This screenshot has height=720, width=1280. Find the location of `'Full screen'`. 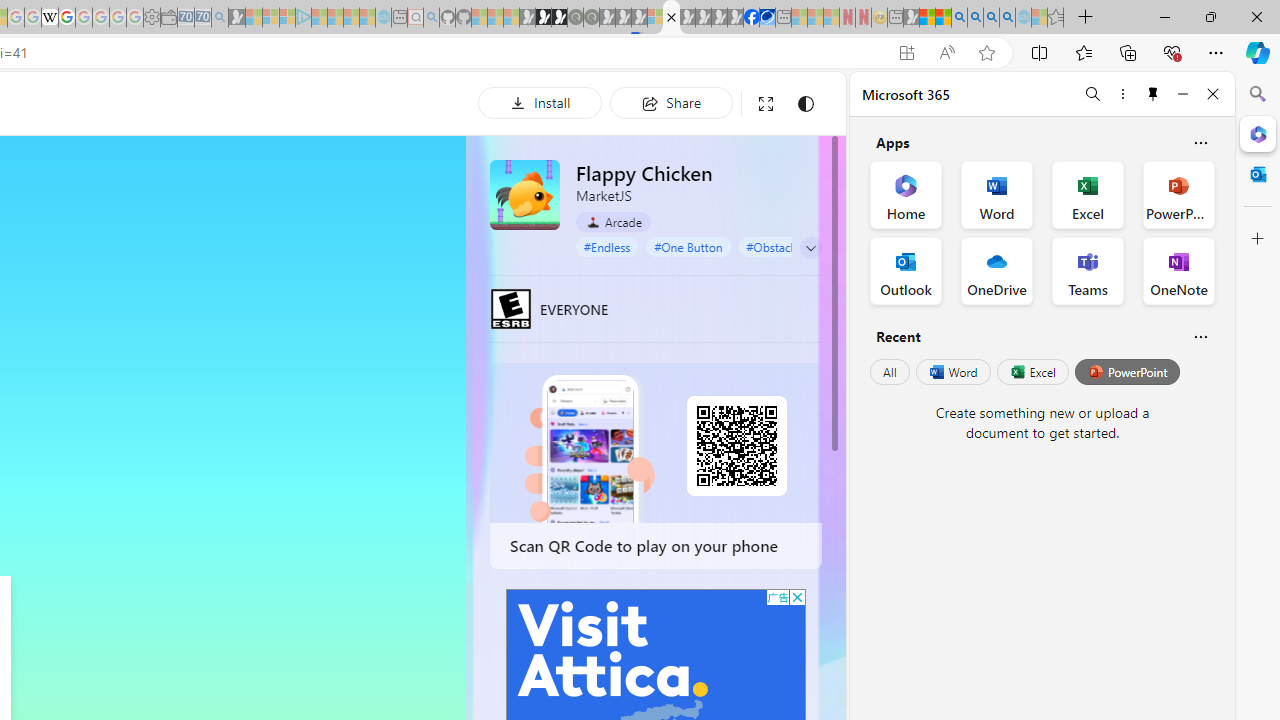

'Full screen' is located at coordinates (764, 103).